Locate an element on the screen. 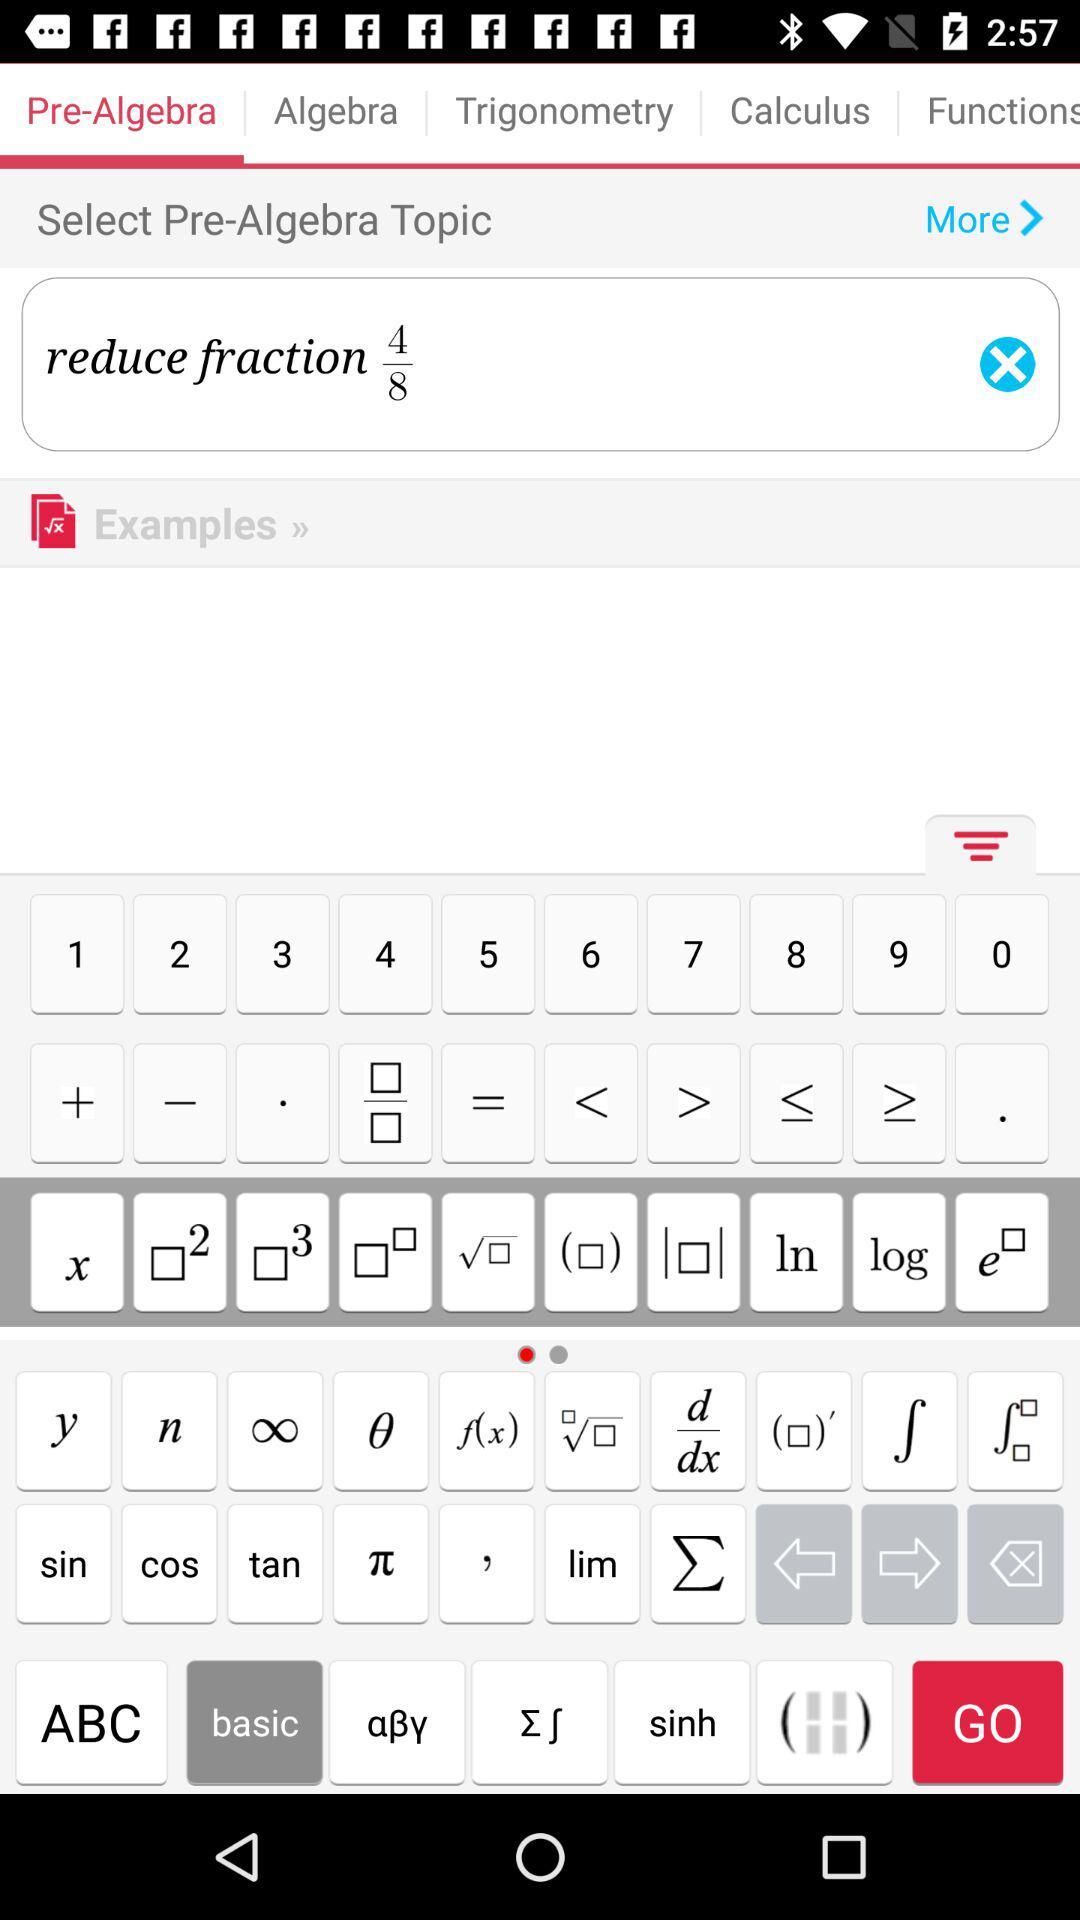 The height and width of the screenshot is (1920, 1080). integral of using maths is located at coordinates (909, 1429).